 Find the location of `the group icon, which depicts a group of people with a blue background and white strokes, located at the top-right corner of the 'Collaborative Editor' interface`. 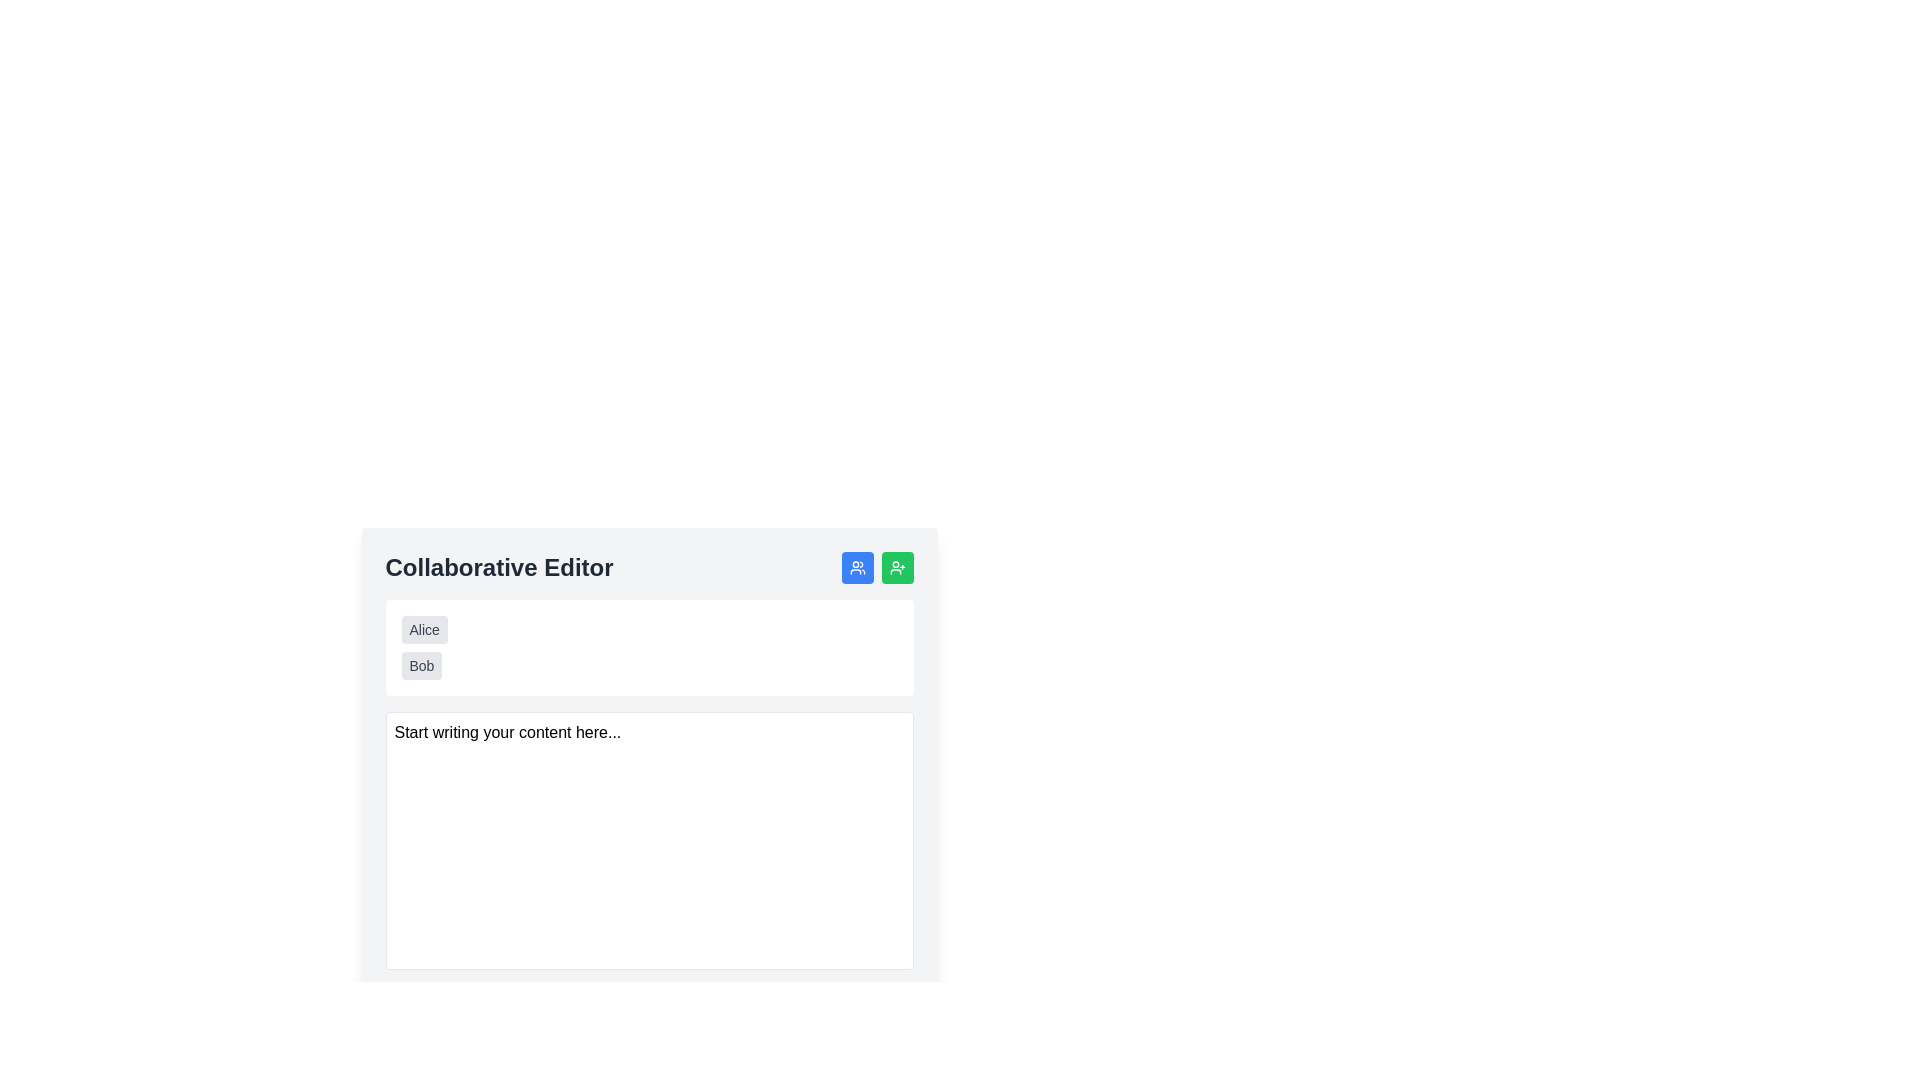

the group icon, which depicts a group of people with a blue background and white strokes, located at the top-right corner of the 'Collaborative Editor' interface is located at coordinates (857, 567).